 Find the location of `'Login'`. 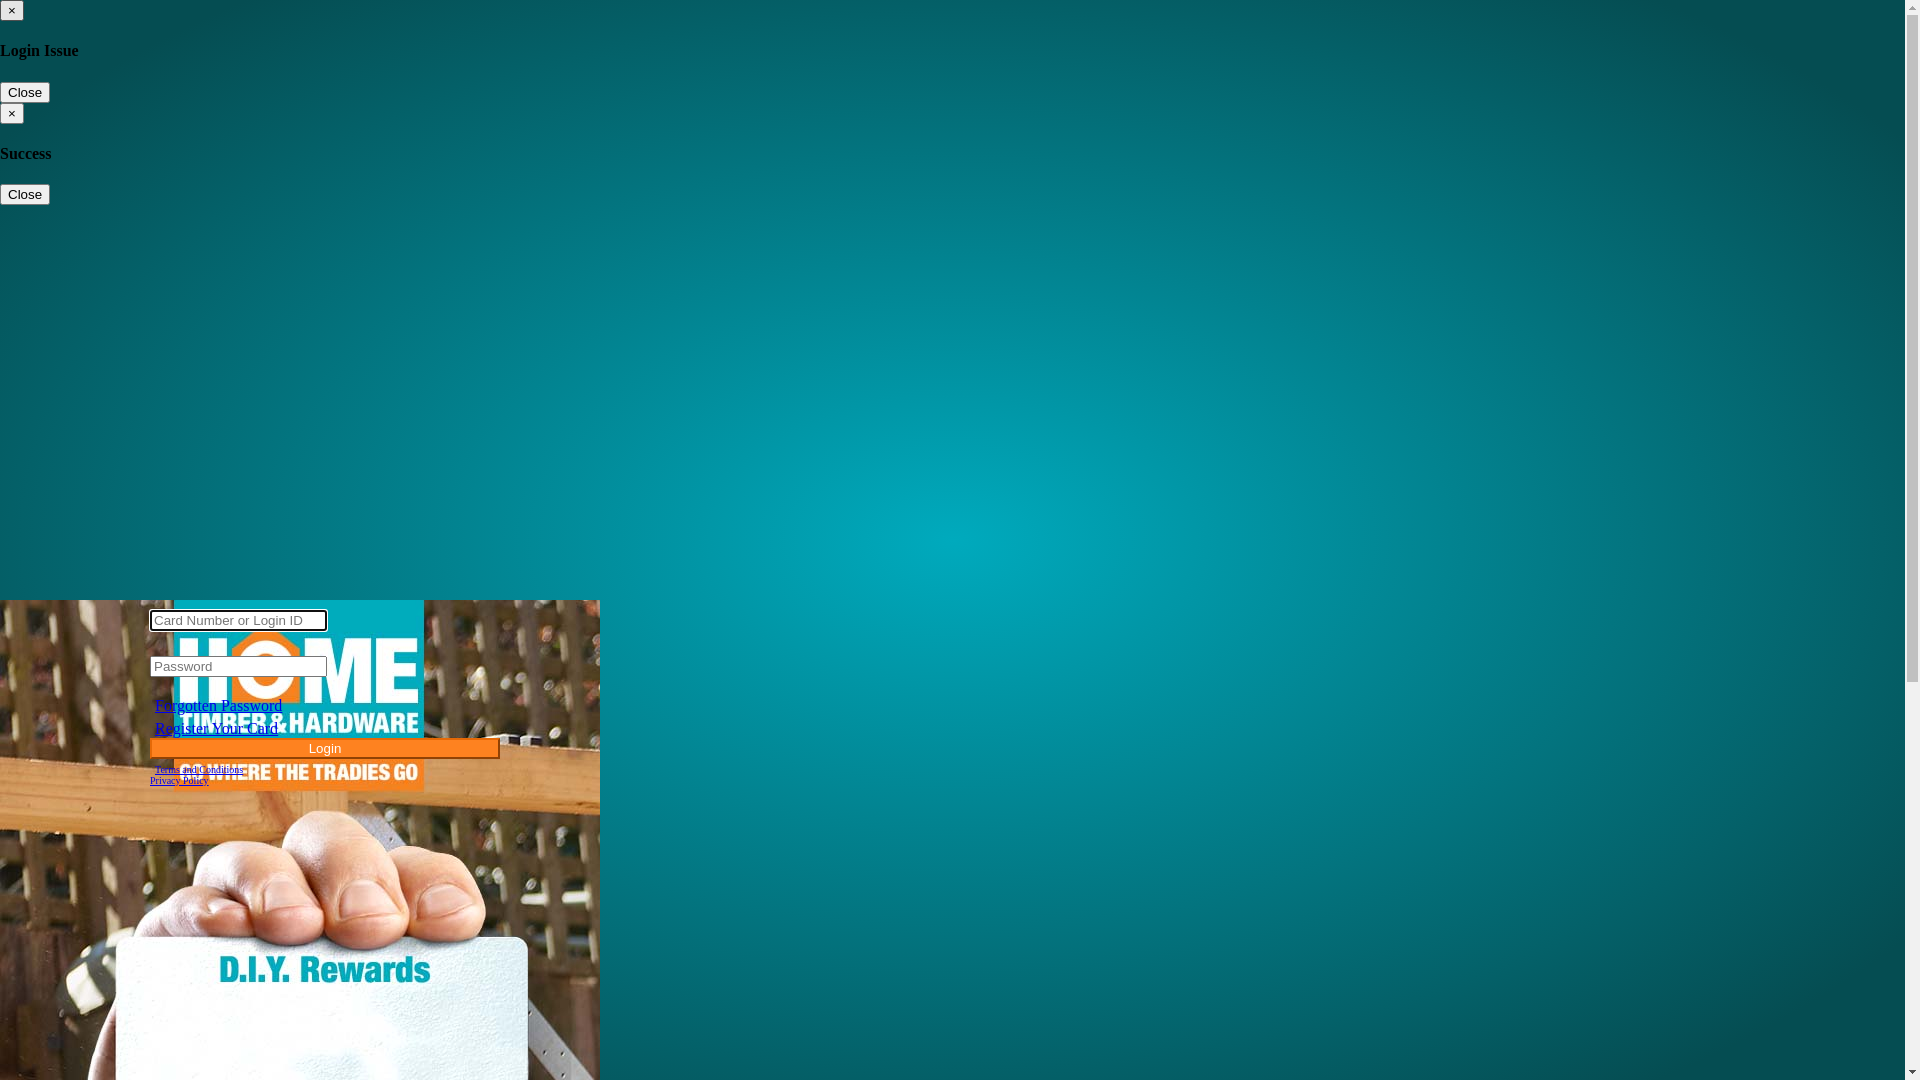

'Login' is located at coordinates (325, 748).